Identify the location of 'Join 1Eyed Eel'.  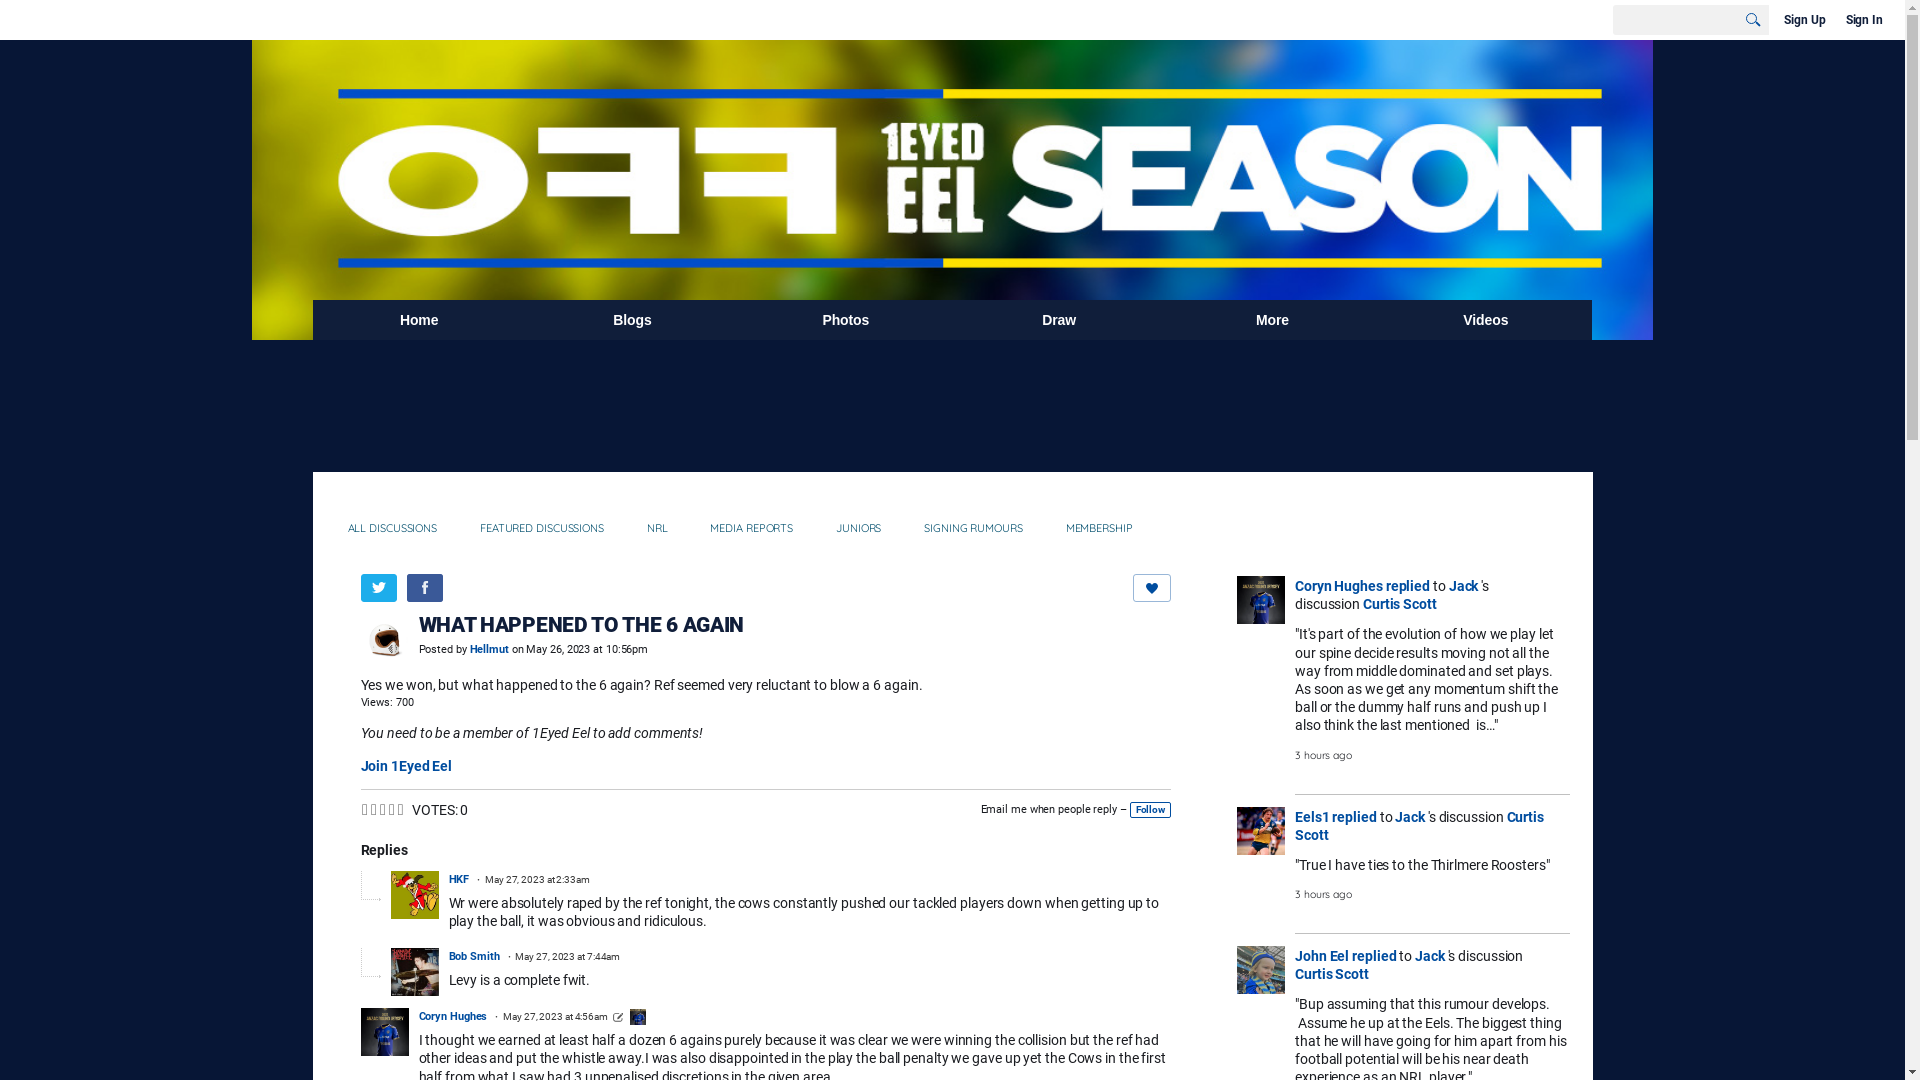
(405, 765).